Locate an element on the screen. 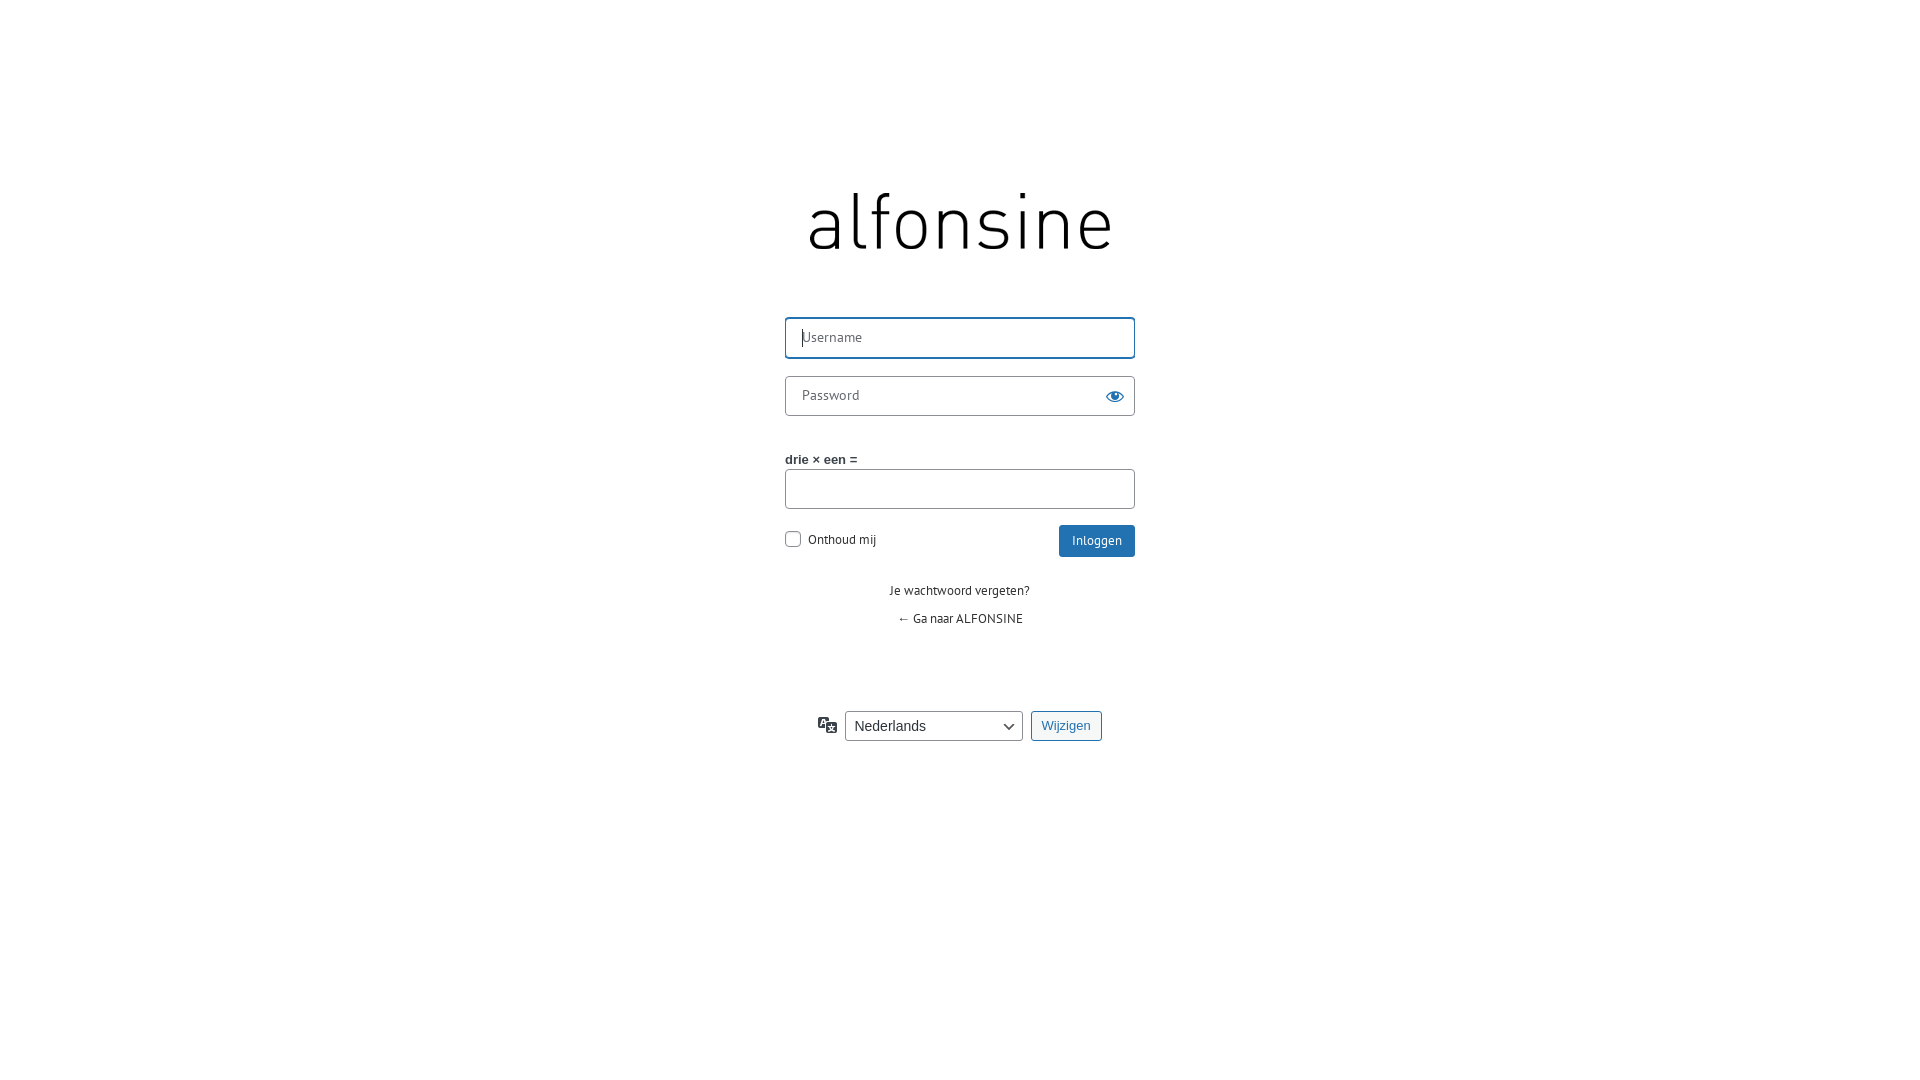  'ALFONSINE | En nog een WordPress site' is located at coordinates (960, 231).